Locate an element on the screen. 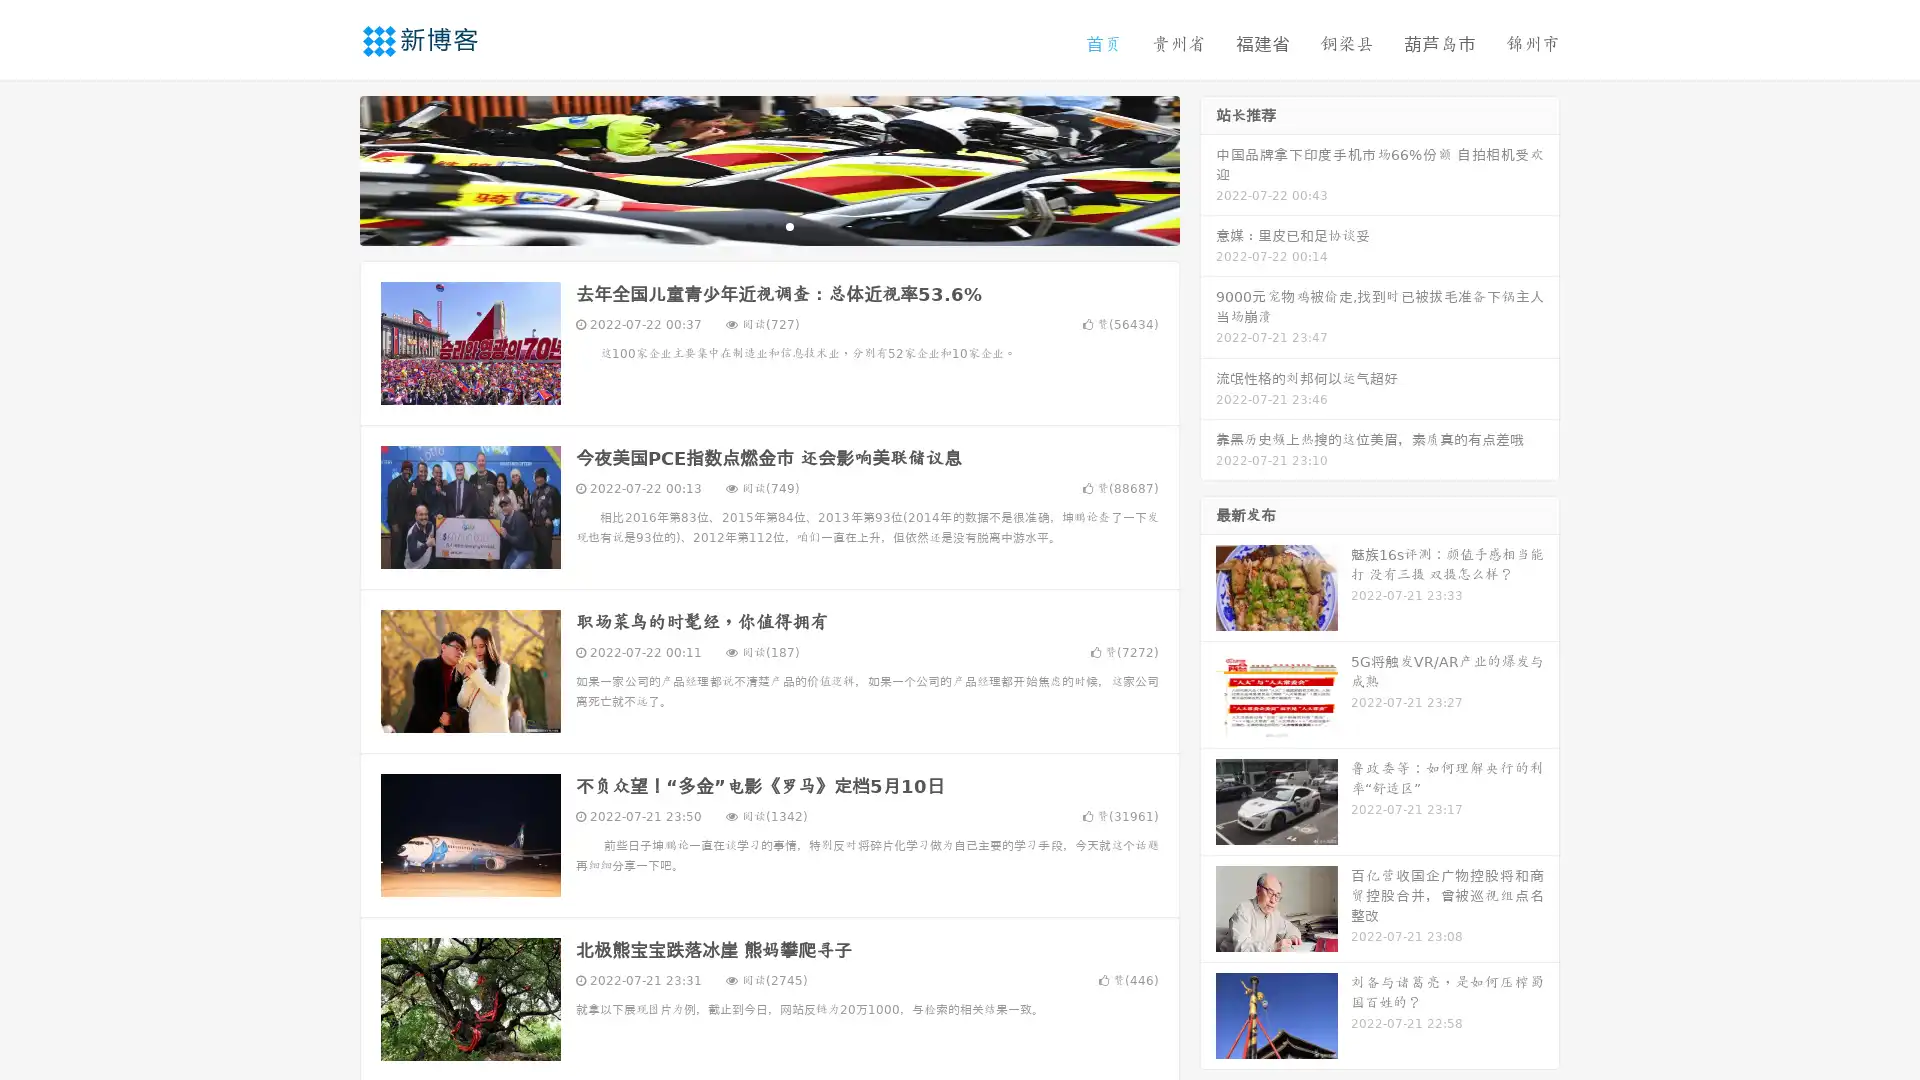 The height and width of the screenshot is (1080, 1920). Go to slide 1 is located at coordinates (748, 225).